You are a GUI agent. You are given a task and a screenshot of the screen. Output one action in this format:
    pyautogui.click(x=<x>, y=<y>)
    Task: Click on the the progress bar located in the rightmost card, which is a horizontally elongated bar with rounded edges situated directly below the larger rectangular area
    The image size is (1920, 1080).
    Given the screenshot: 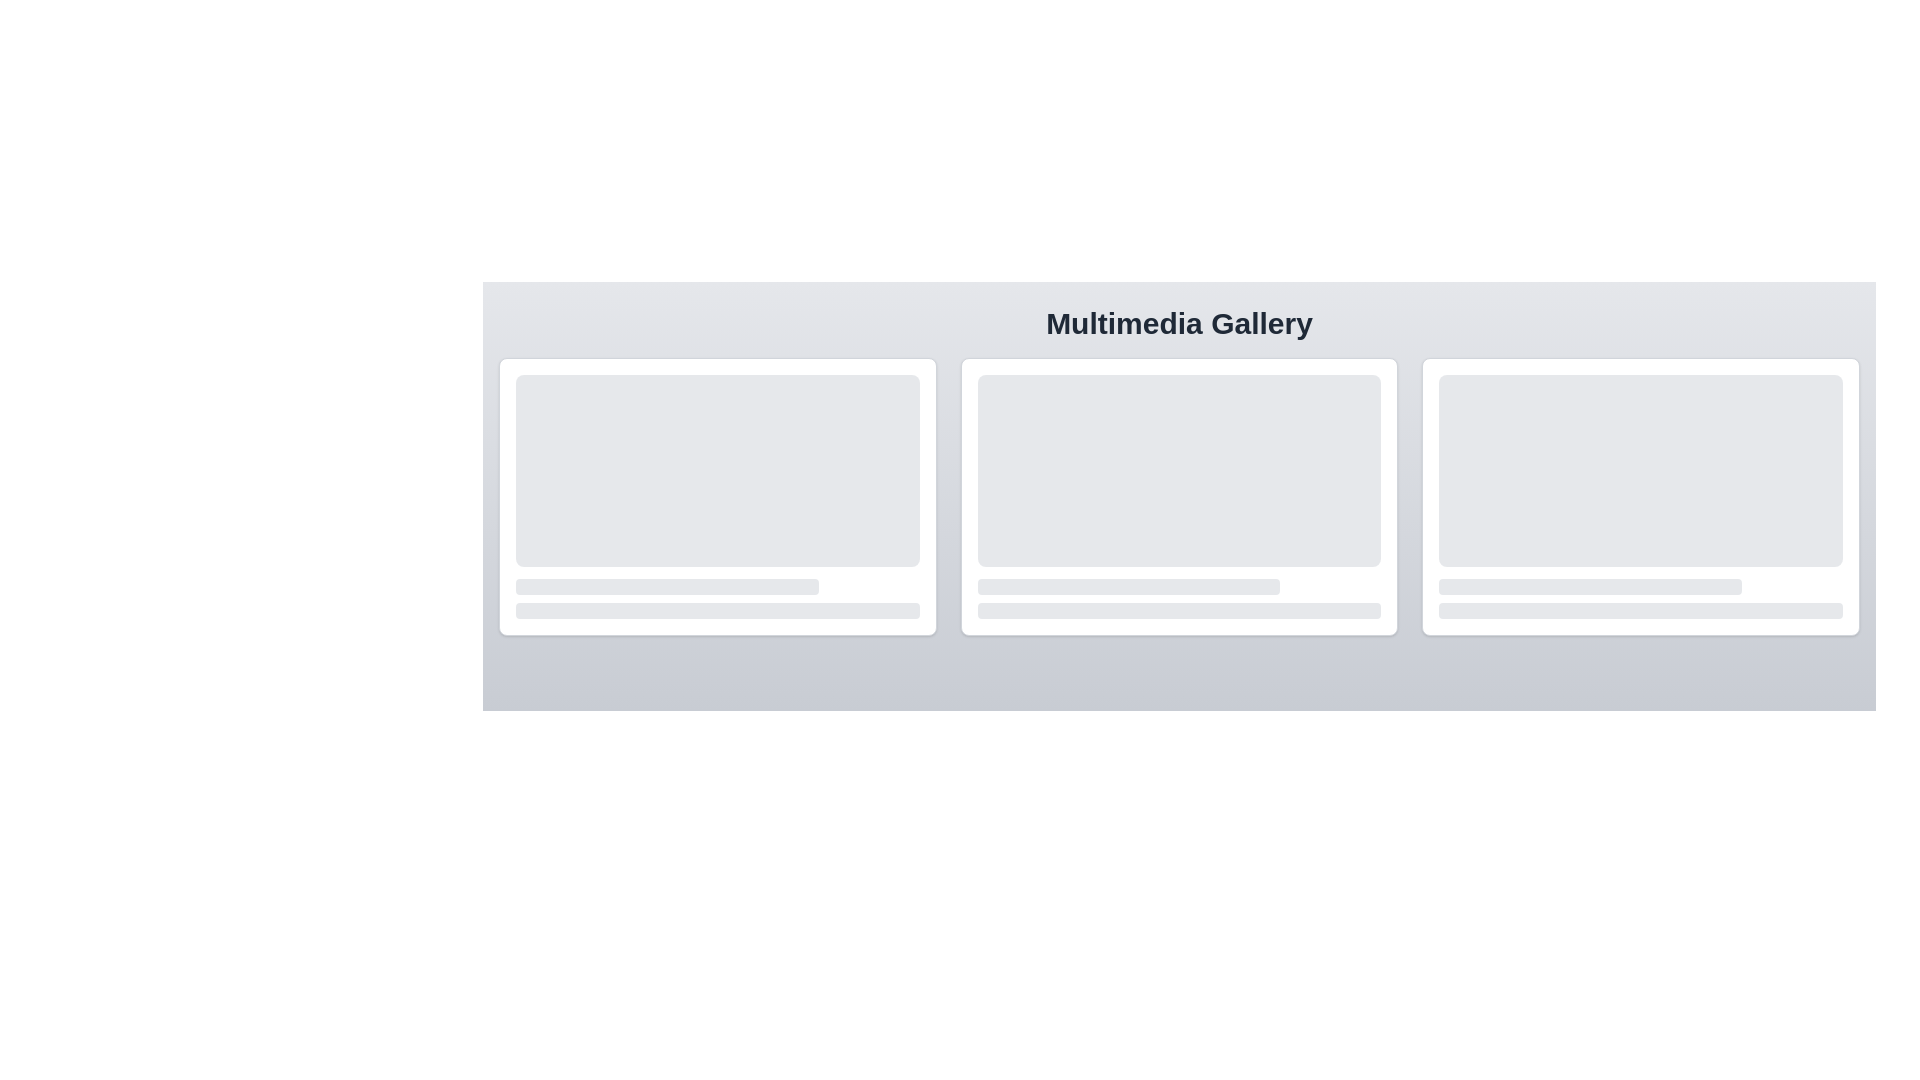 What is the action you would take?
    pyautogui.click(x=1641, y=585)
    